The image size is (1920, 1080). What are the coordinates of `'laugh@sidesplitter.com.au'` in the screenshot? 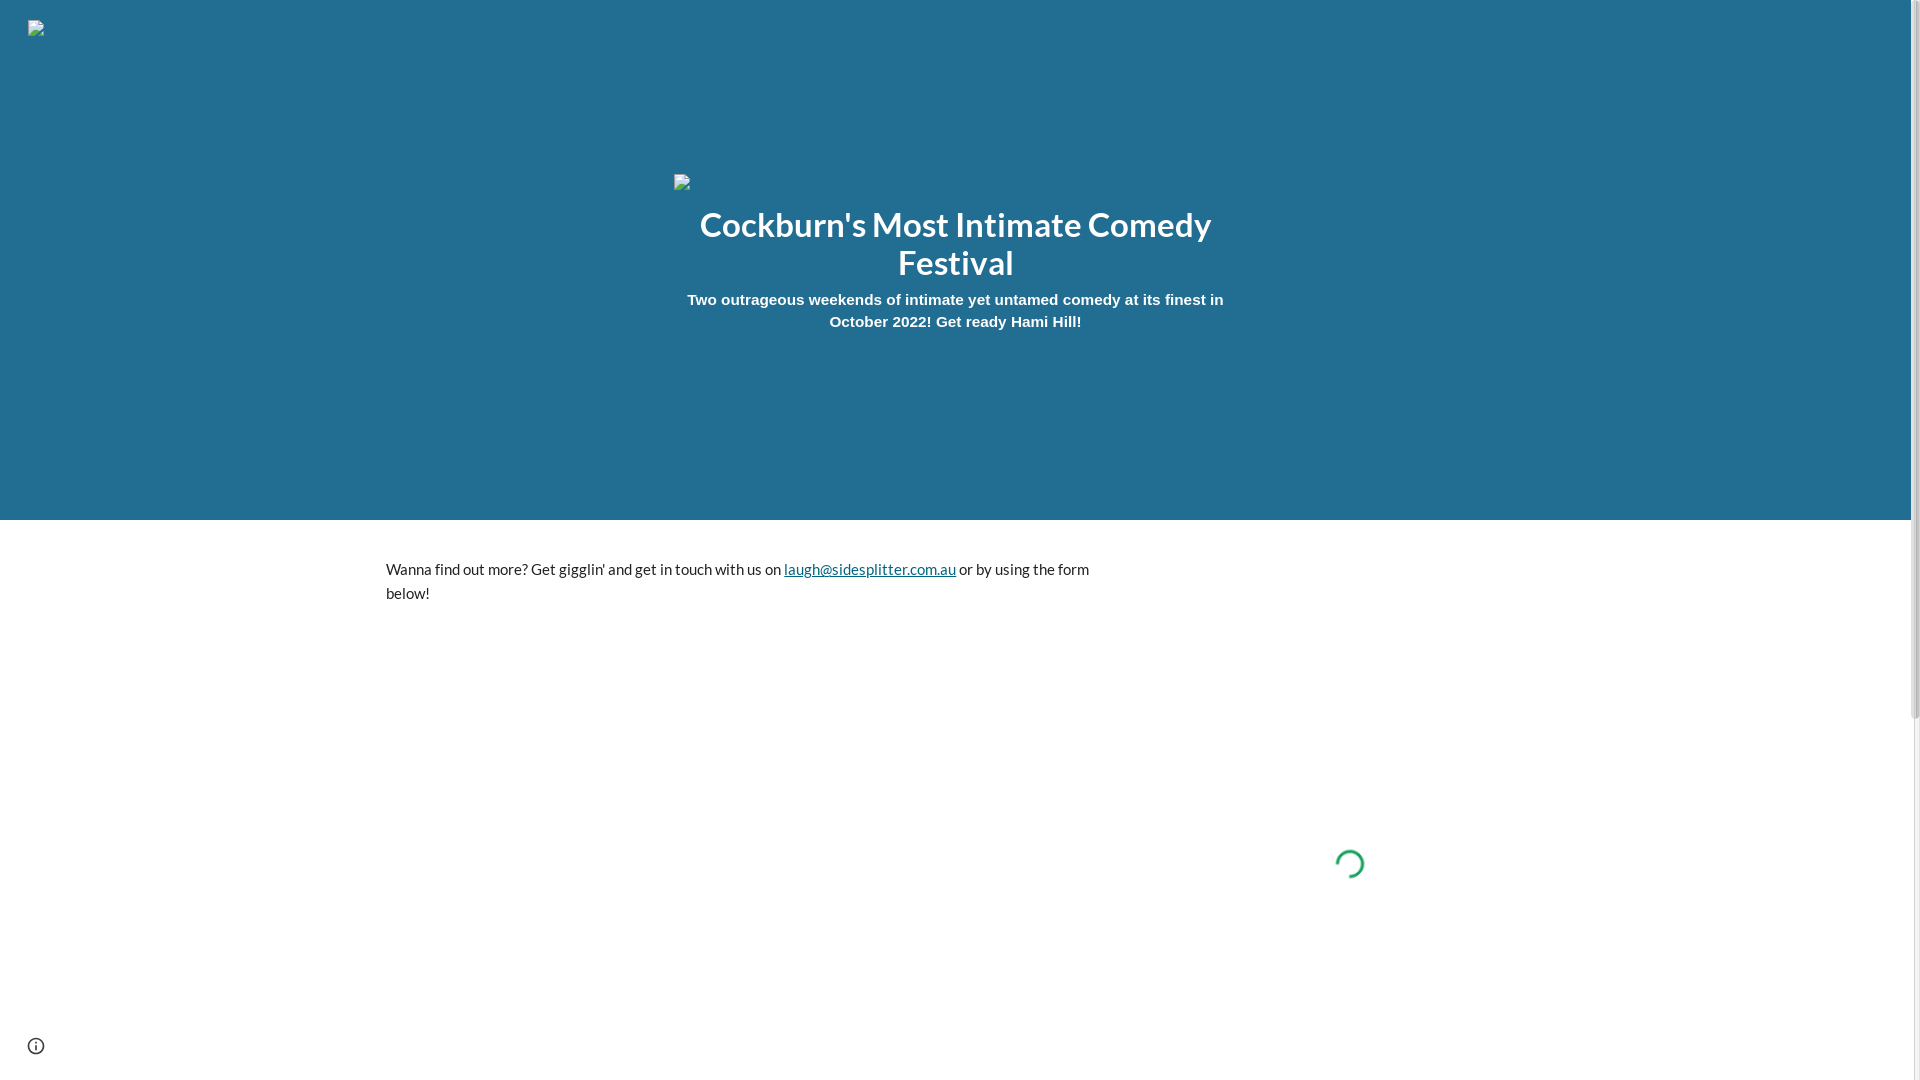 It's located at (869, 569).